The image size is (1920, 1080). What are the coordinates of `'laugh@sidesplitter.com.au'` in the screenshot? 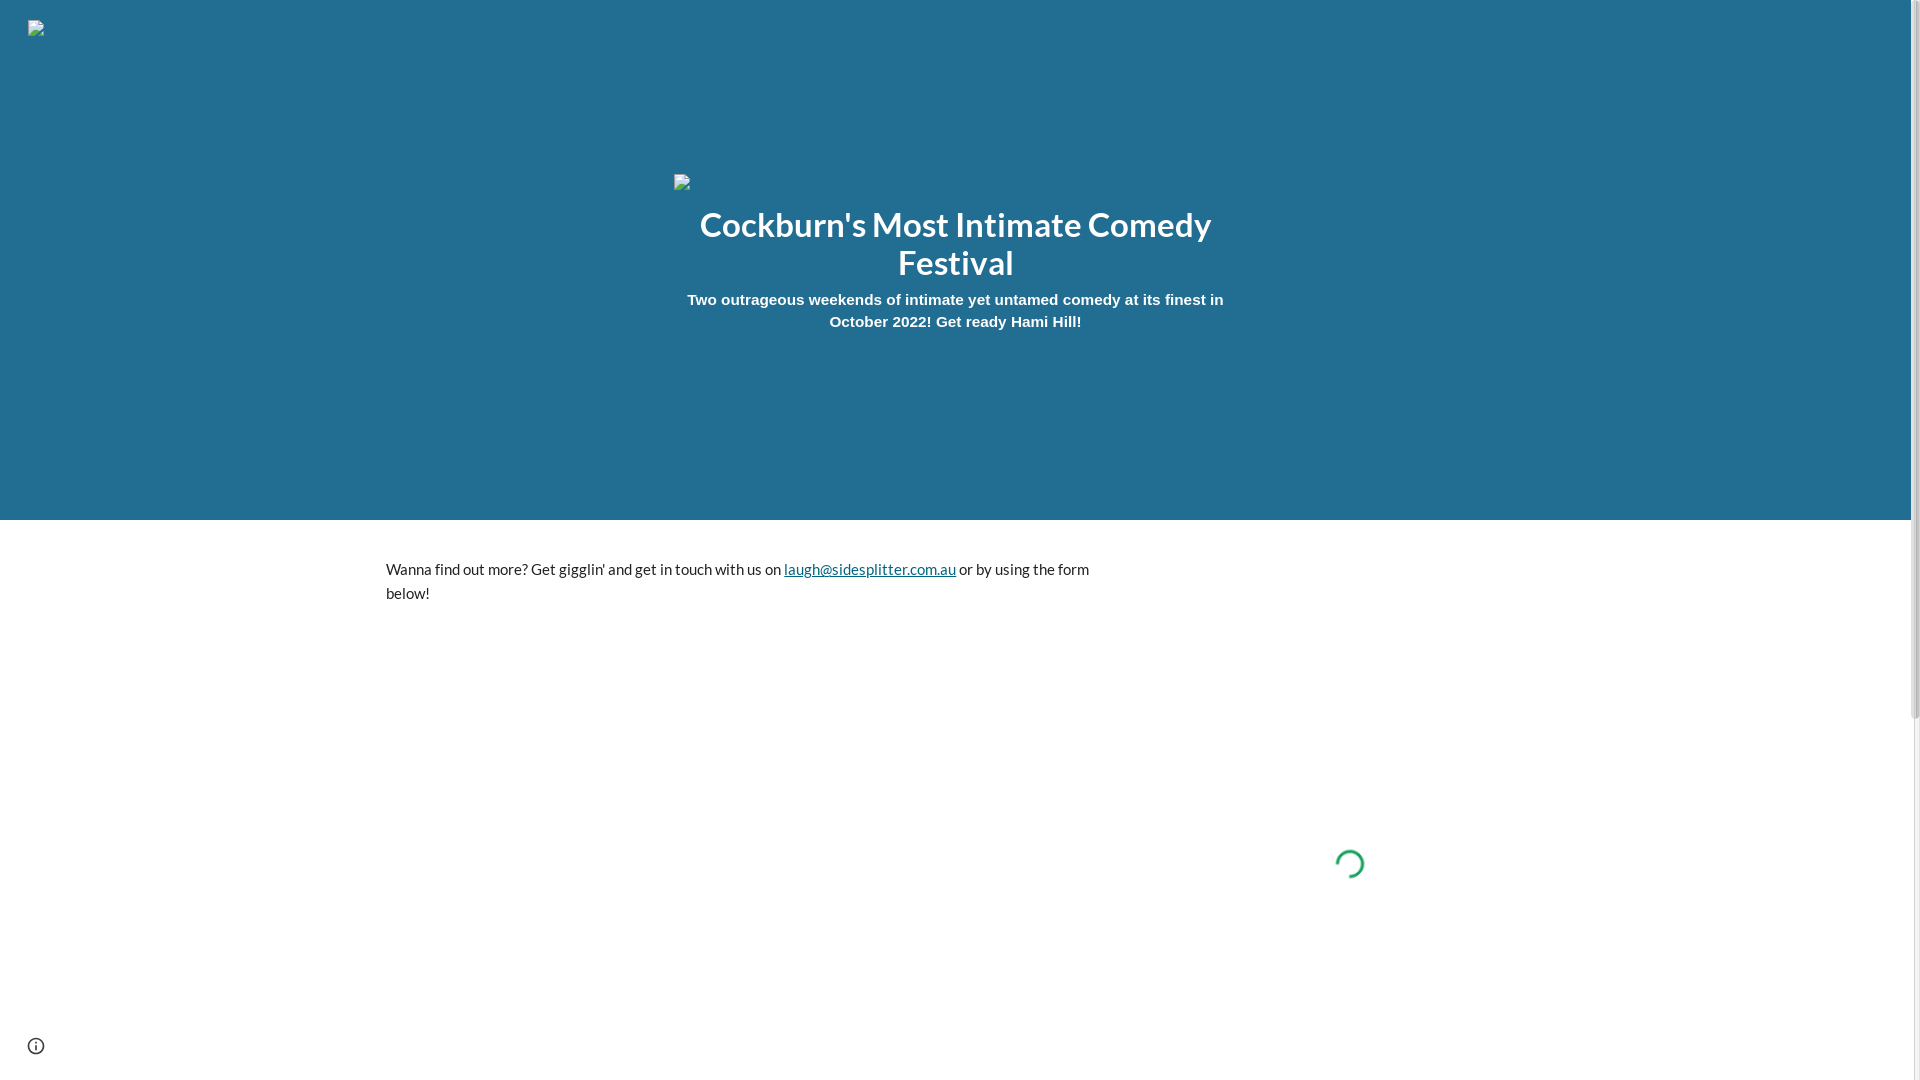 It's located at (869, 569).